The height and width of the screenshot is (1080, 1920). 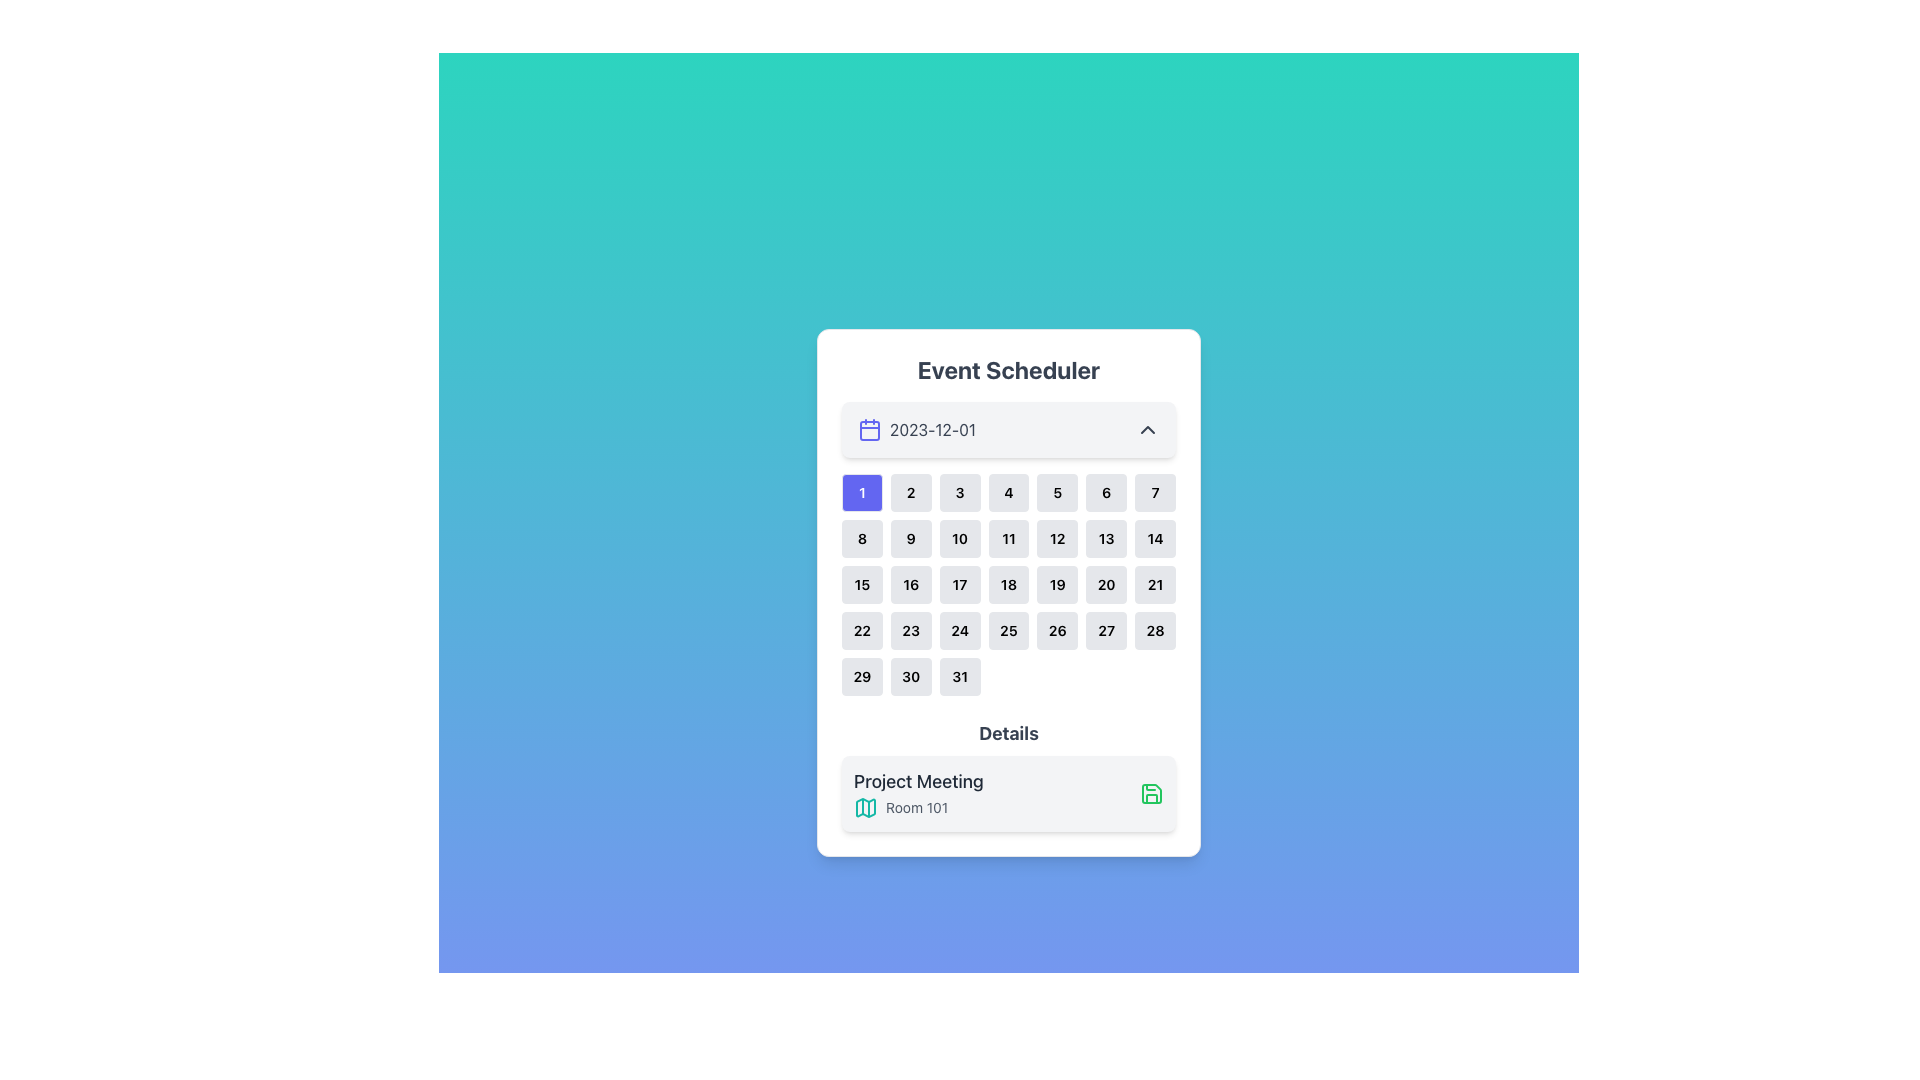 What do you see at coordinates (917, 781) in the screenshot?
I see `text from the bold label 'Project Meeting' located at the top of the details section in the dialog interface` at bounding box center [917, 781].